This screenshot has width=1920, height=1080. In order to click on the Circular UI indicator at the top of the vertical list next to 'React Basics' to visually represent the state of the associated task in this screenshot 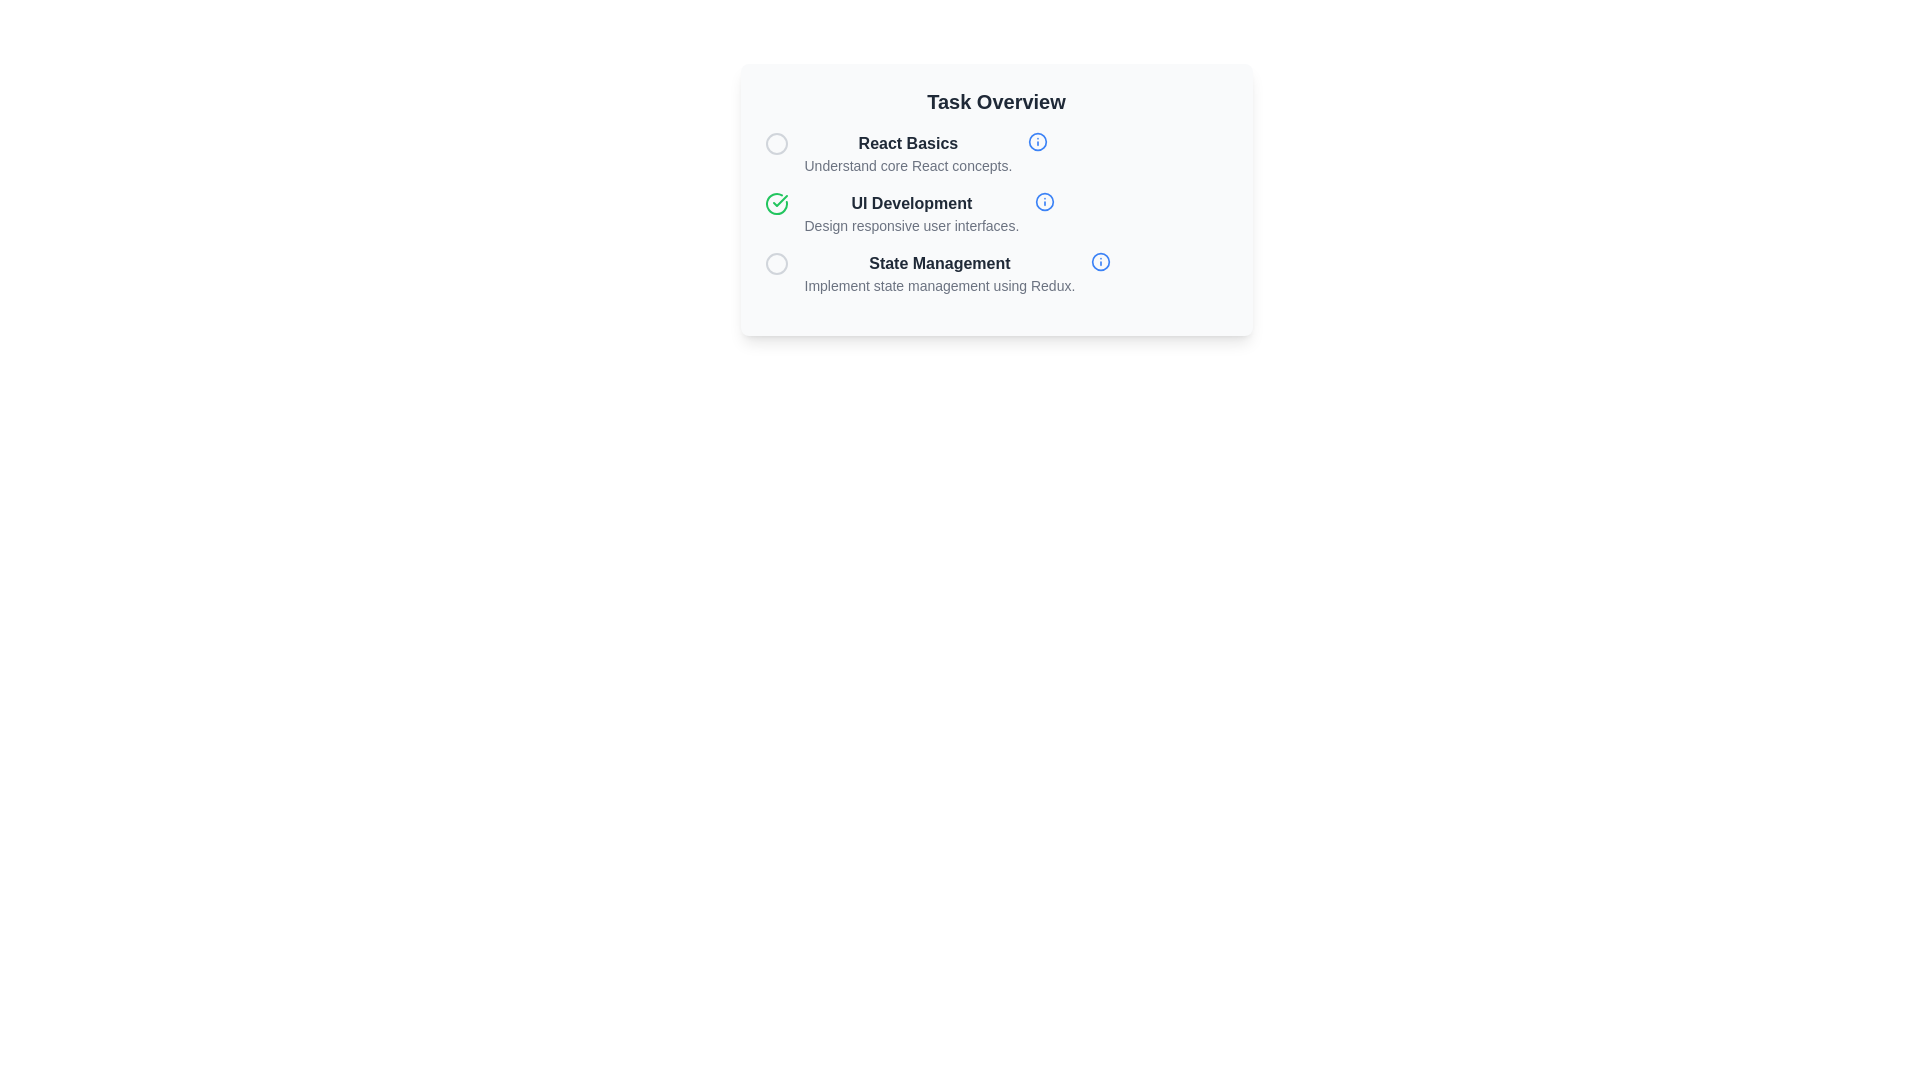, I will do `click(775, 142)`.